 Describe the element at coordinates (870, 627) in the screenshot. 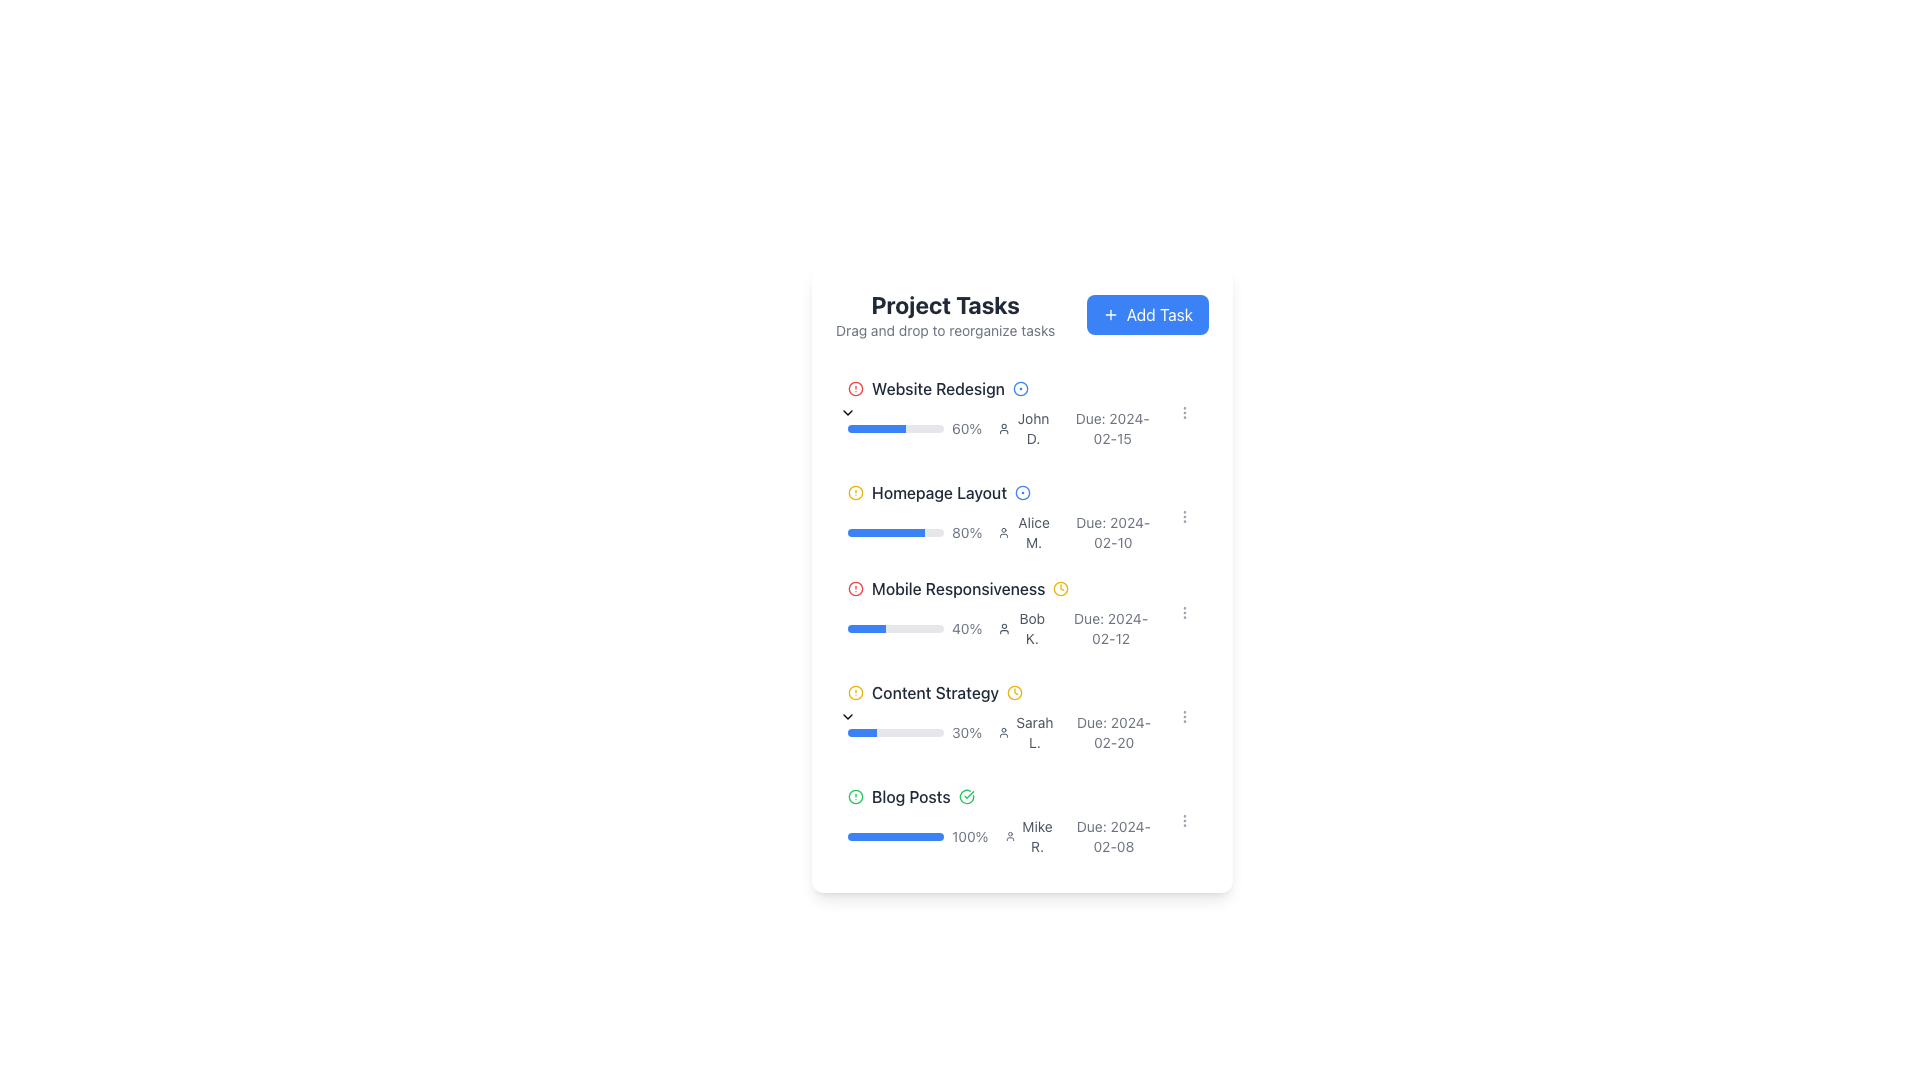

I see `progress` at that location.